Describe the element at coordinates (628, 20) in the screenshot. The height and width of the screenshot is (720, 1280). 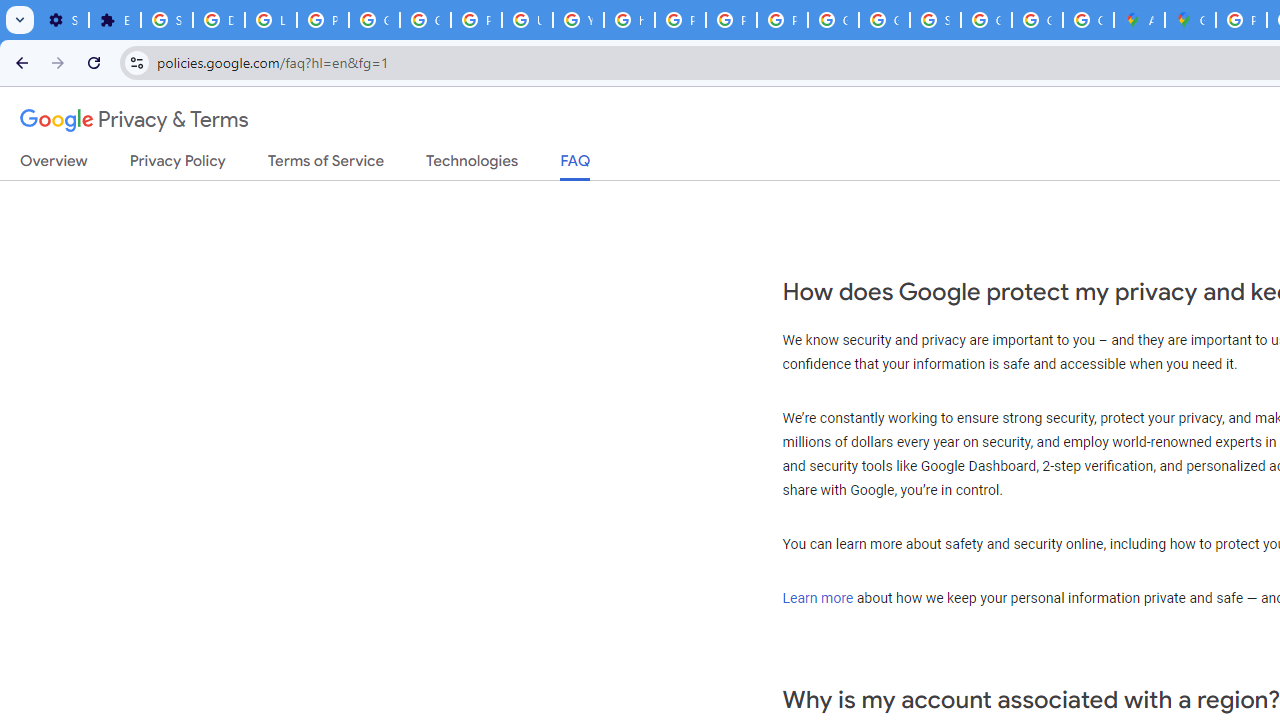
I see `'https://scholar.google.com/'` at that location.